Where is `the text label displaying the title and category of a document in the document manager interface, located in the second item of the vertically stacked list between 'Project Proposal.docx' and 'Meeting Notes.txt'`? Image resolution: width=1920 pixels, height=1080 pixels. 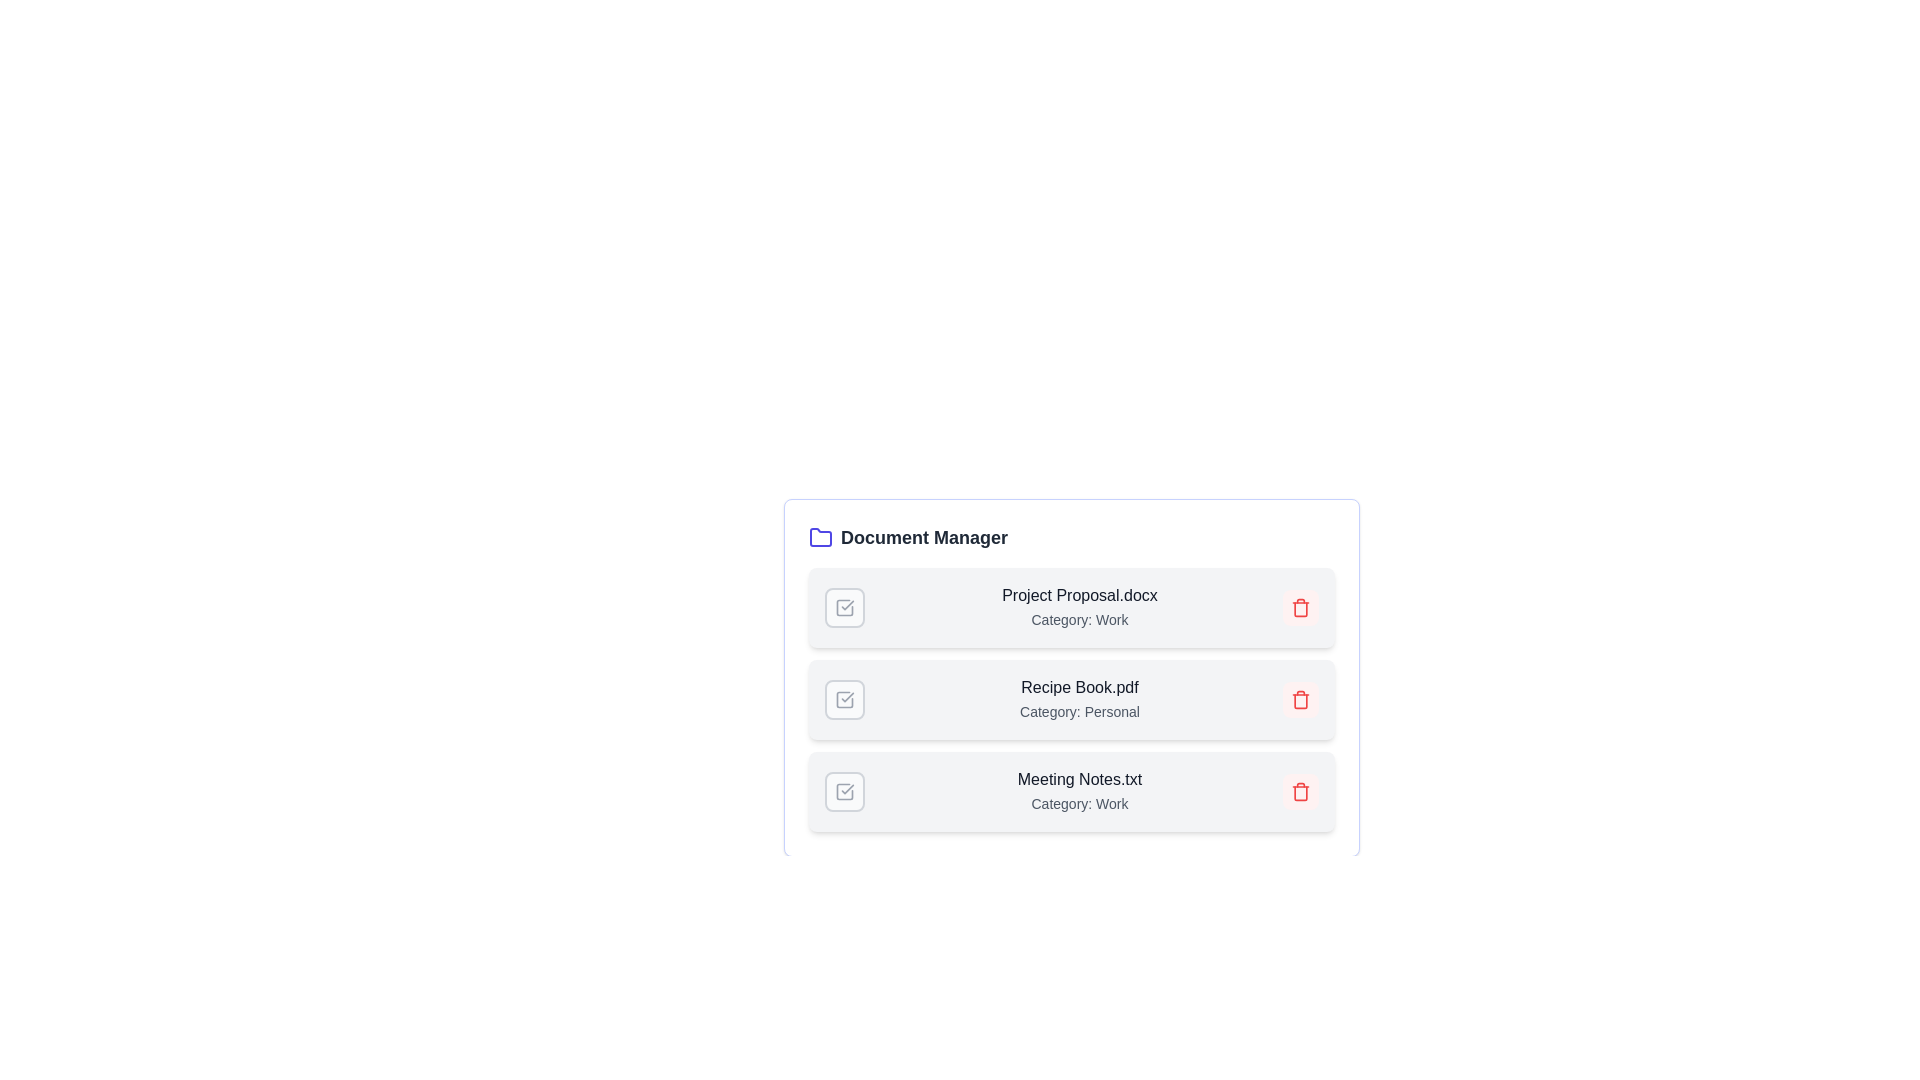 the text label displaying the title and category of a document in the document manager interface, located in the second item of the vertically stacked list between 'Project Proposal.docx' and 'Meeting Notes.txt' is located at coordinates (1079, 698).